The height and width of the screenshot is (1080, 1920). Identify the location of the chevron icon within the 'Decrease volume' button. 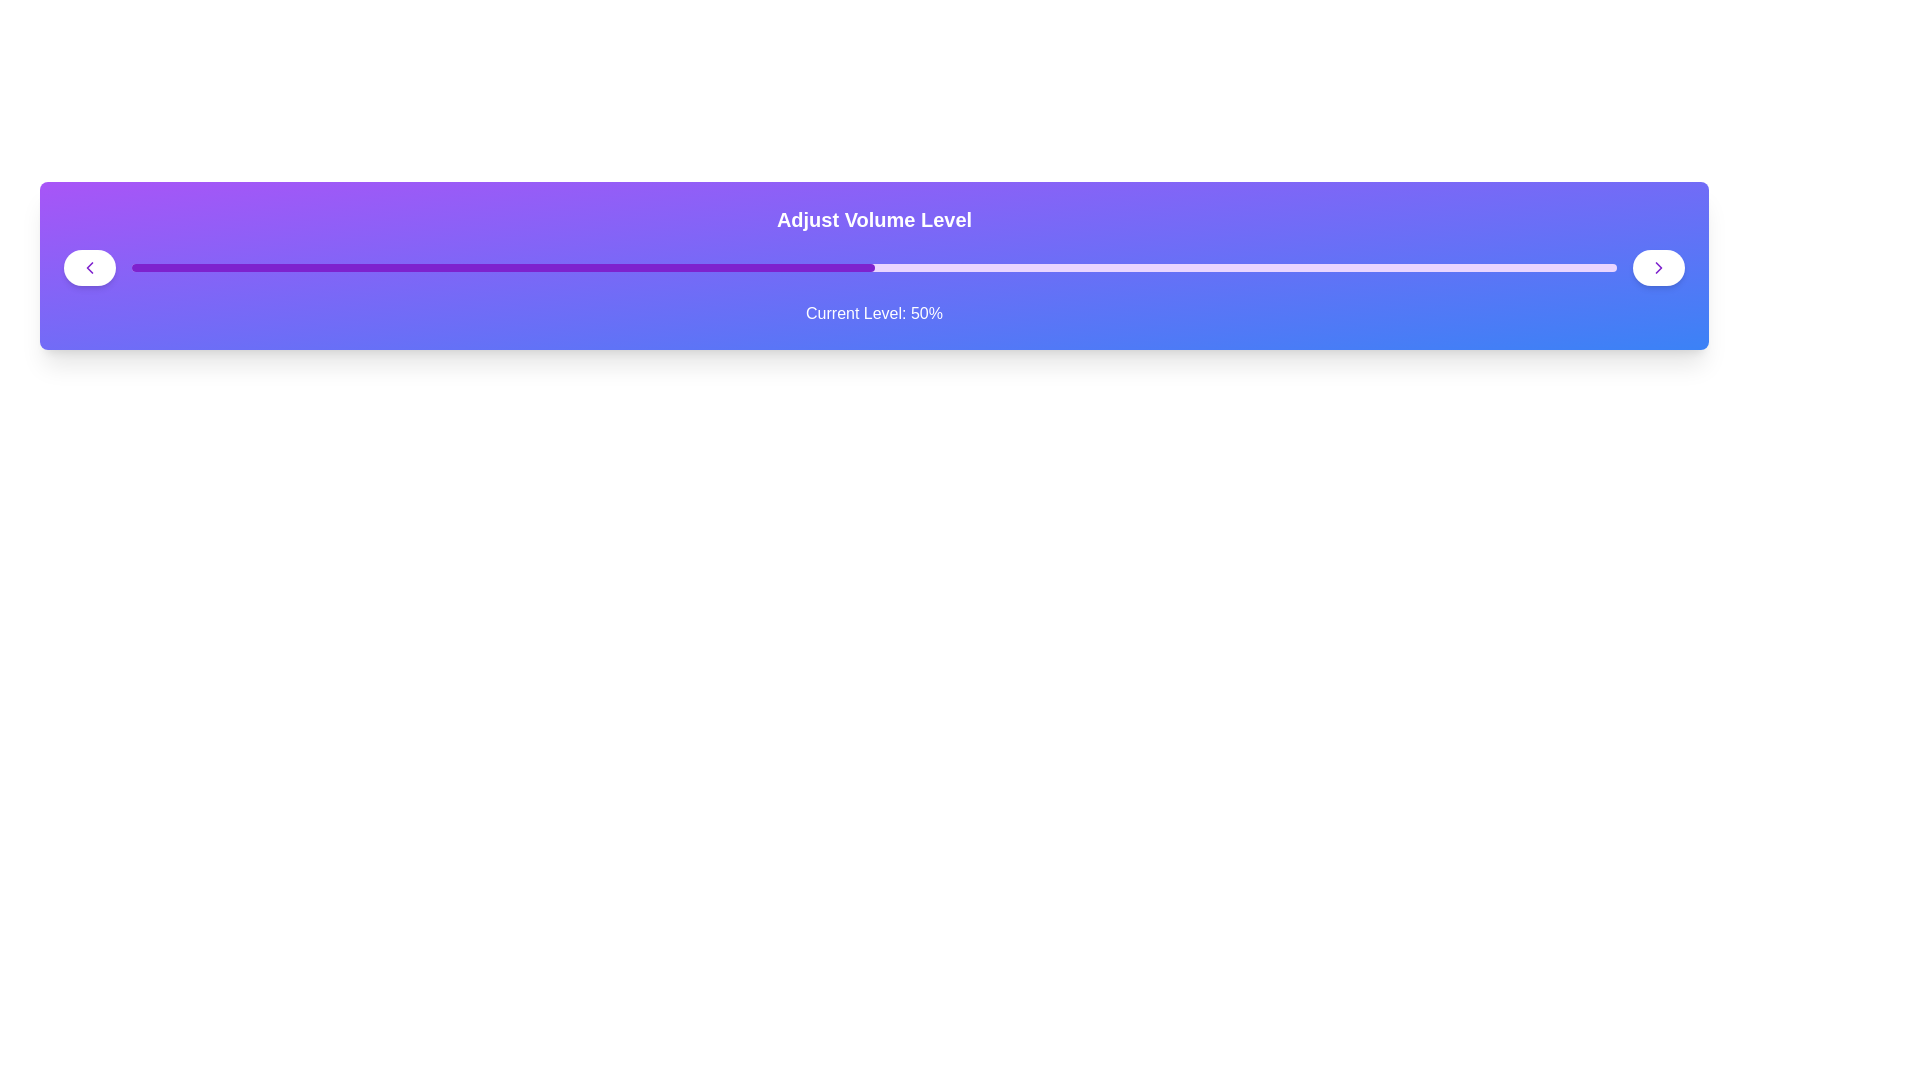
(89, 266).